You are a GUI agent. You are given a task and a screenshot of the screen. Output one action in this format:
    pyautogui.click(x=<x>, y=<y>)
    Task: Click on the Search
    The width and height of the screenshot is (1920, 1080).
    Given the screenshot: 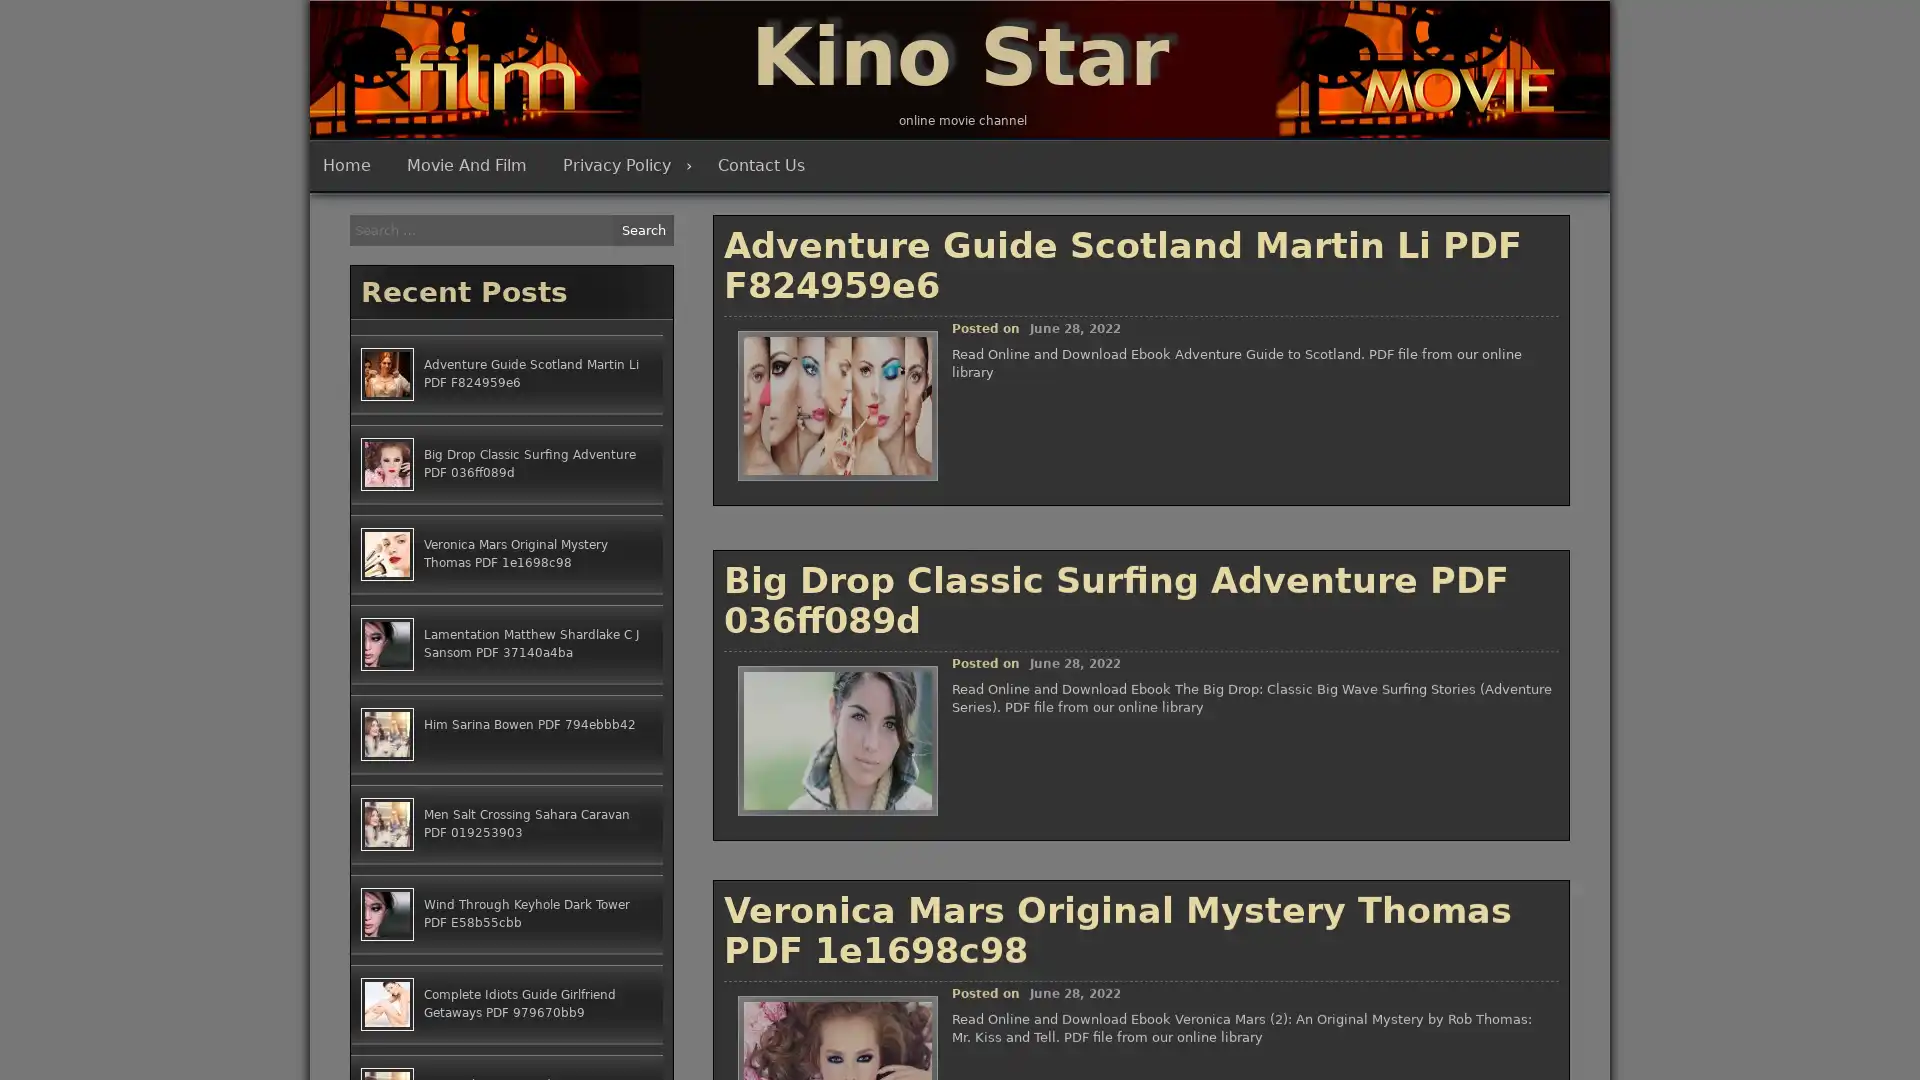 What is the action you would take?
    pyautogui.click(x=643, y=229)
    